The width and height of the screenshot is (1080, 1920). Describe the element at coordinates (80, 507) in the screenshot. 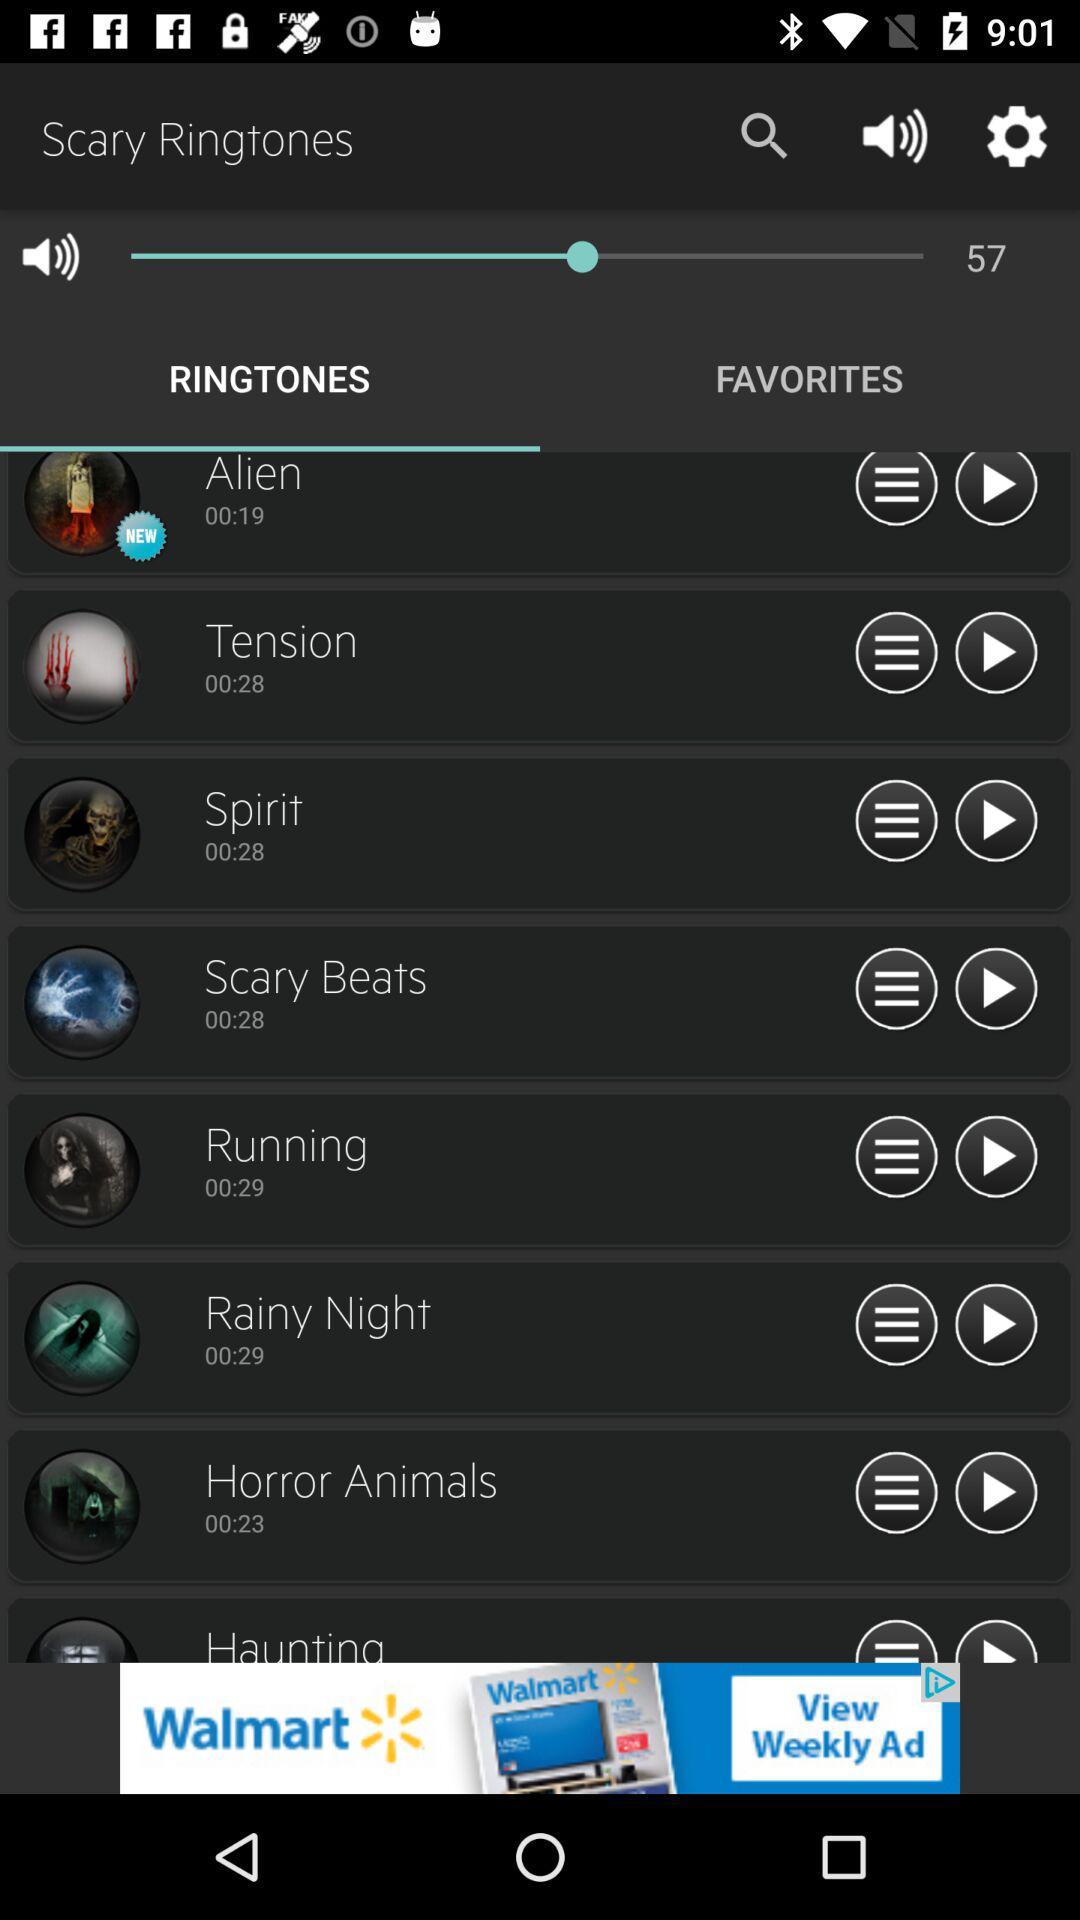

I see `screenshot icon for ringtone` at that location.